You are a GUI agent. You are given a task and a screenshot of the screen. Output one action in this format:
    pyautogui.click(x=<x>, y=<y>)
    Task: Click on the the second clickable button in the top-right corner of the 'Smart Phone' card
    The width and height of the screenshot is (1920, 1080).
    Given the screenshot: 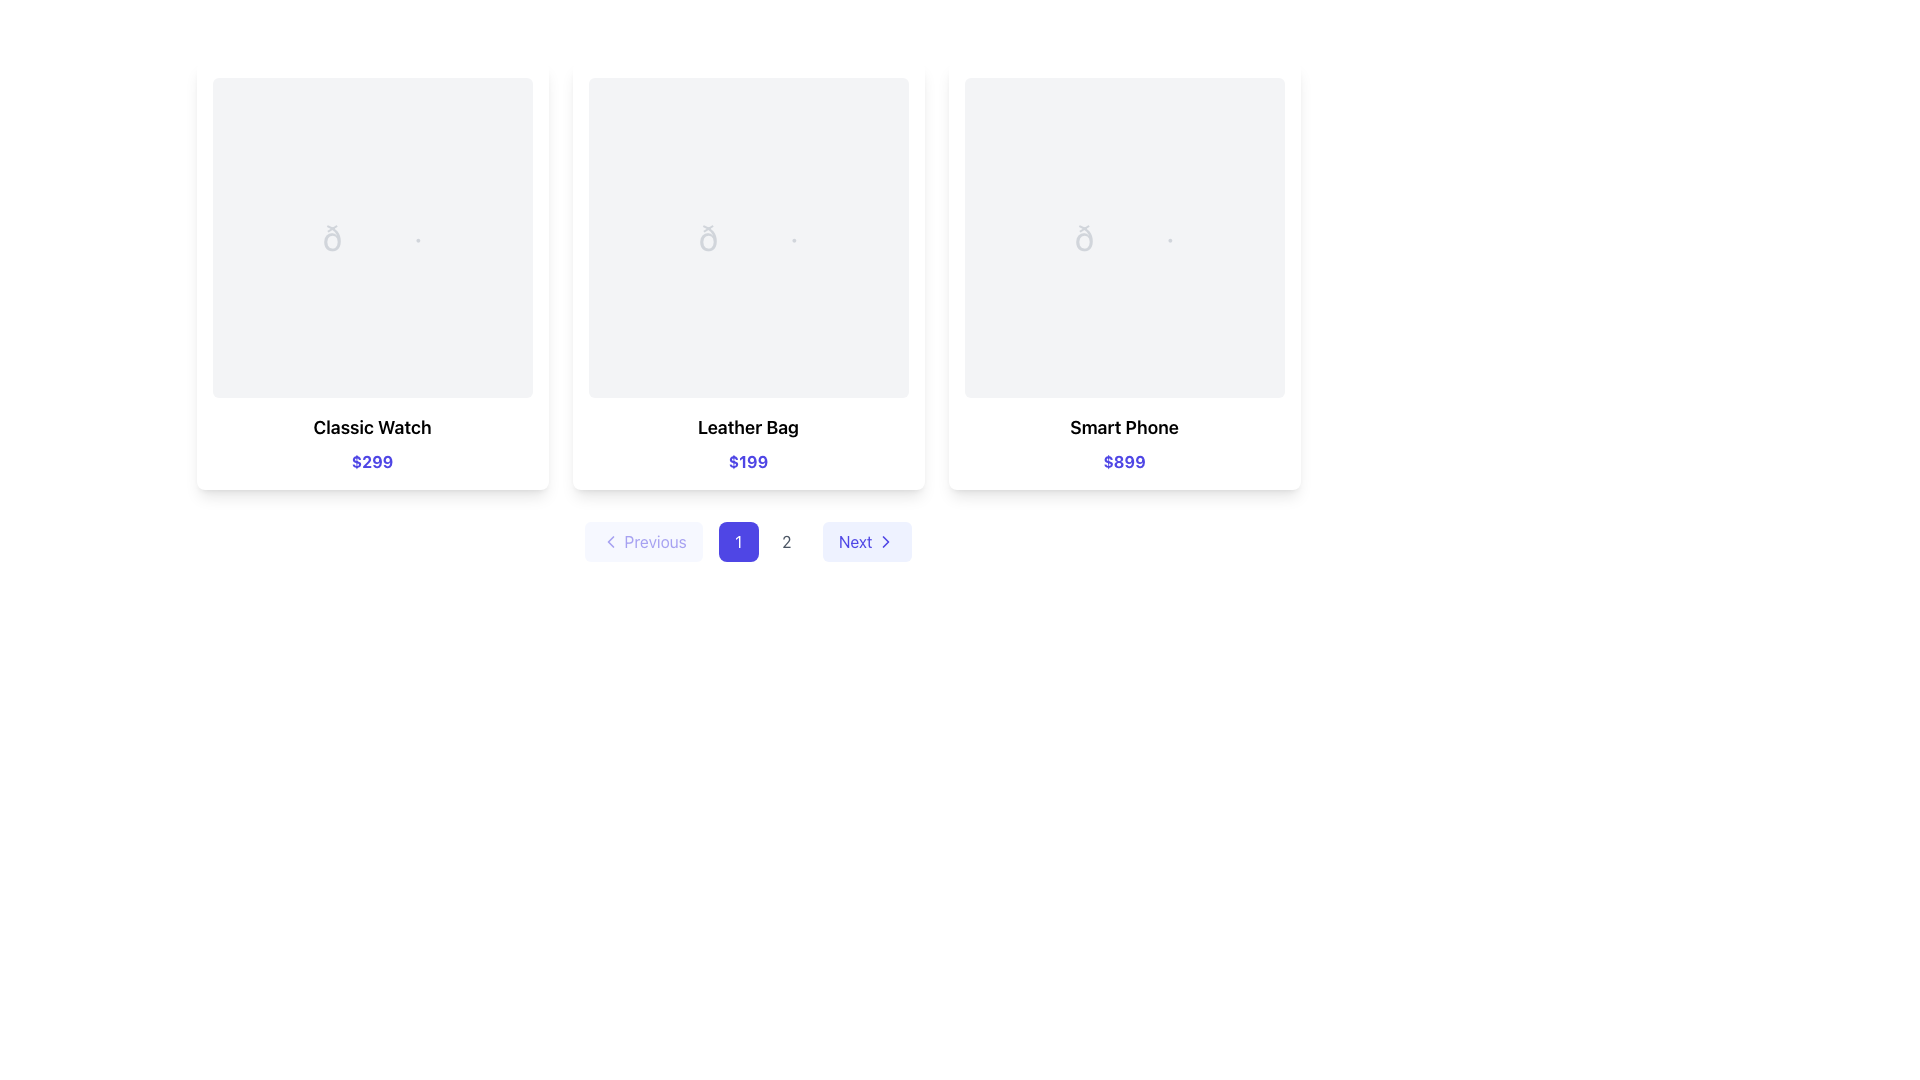 What is the action you would take?
    pyautogui.click(x=1275, y=84)
    